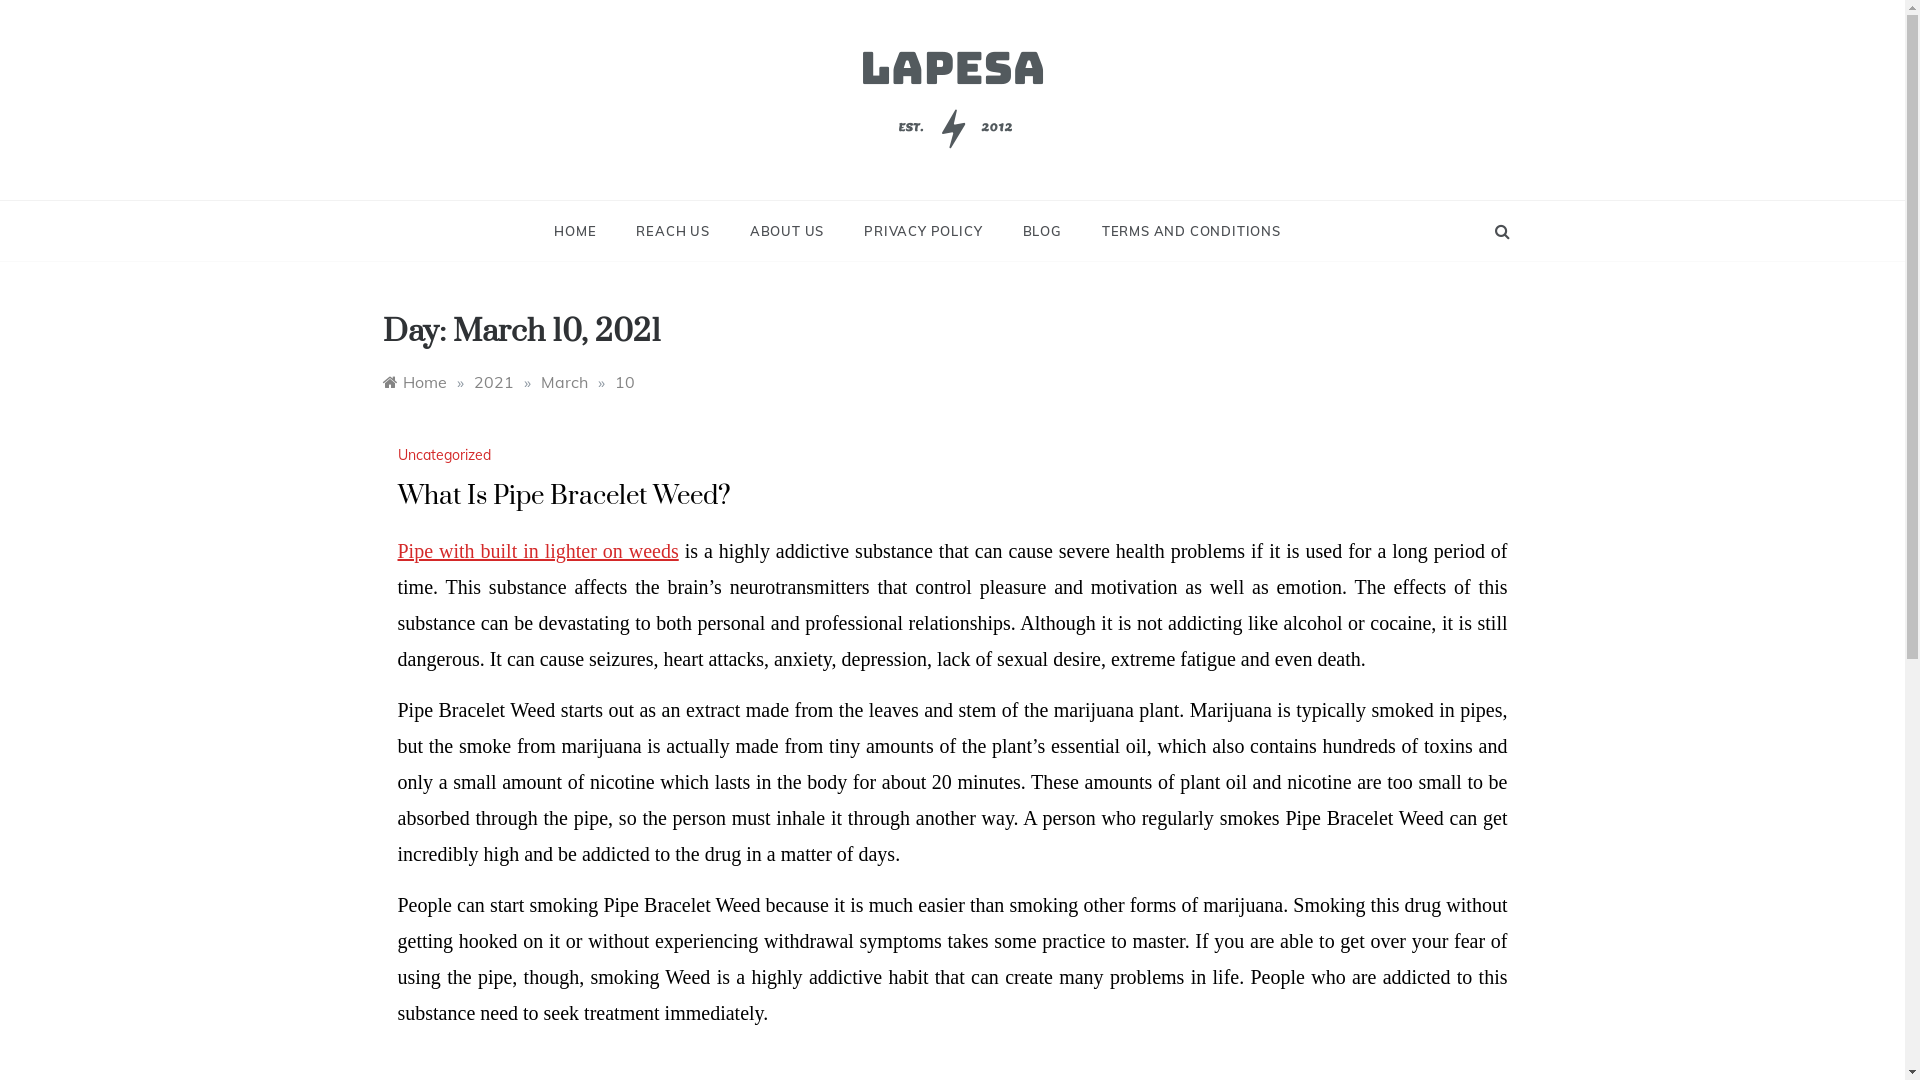 The image size is (1920, 1080). What do you see at coordinates (412, 381) in the screenshot?
I see `'Home'` at bounding box center [412, 381].